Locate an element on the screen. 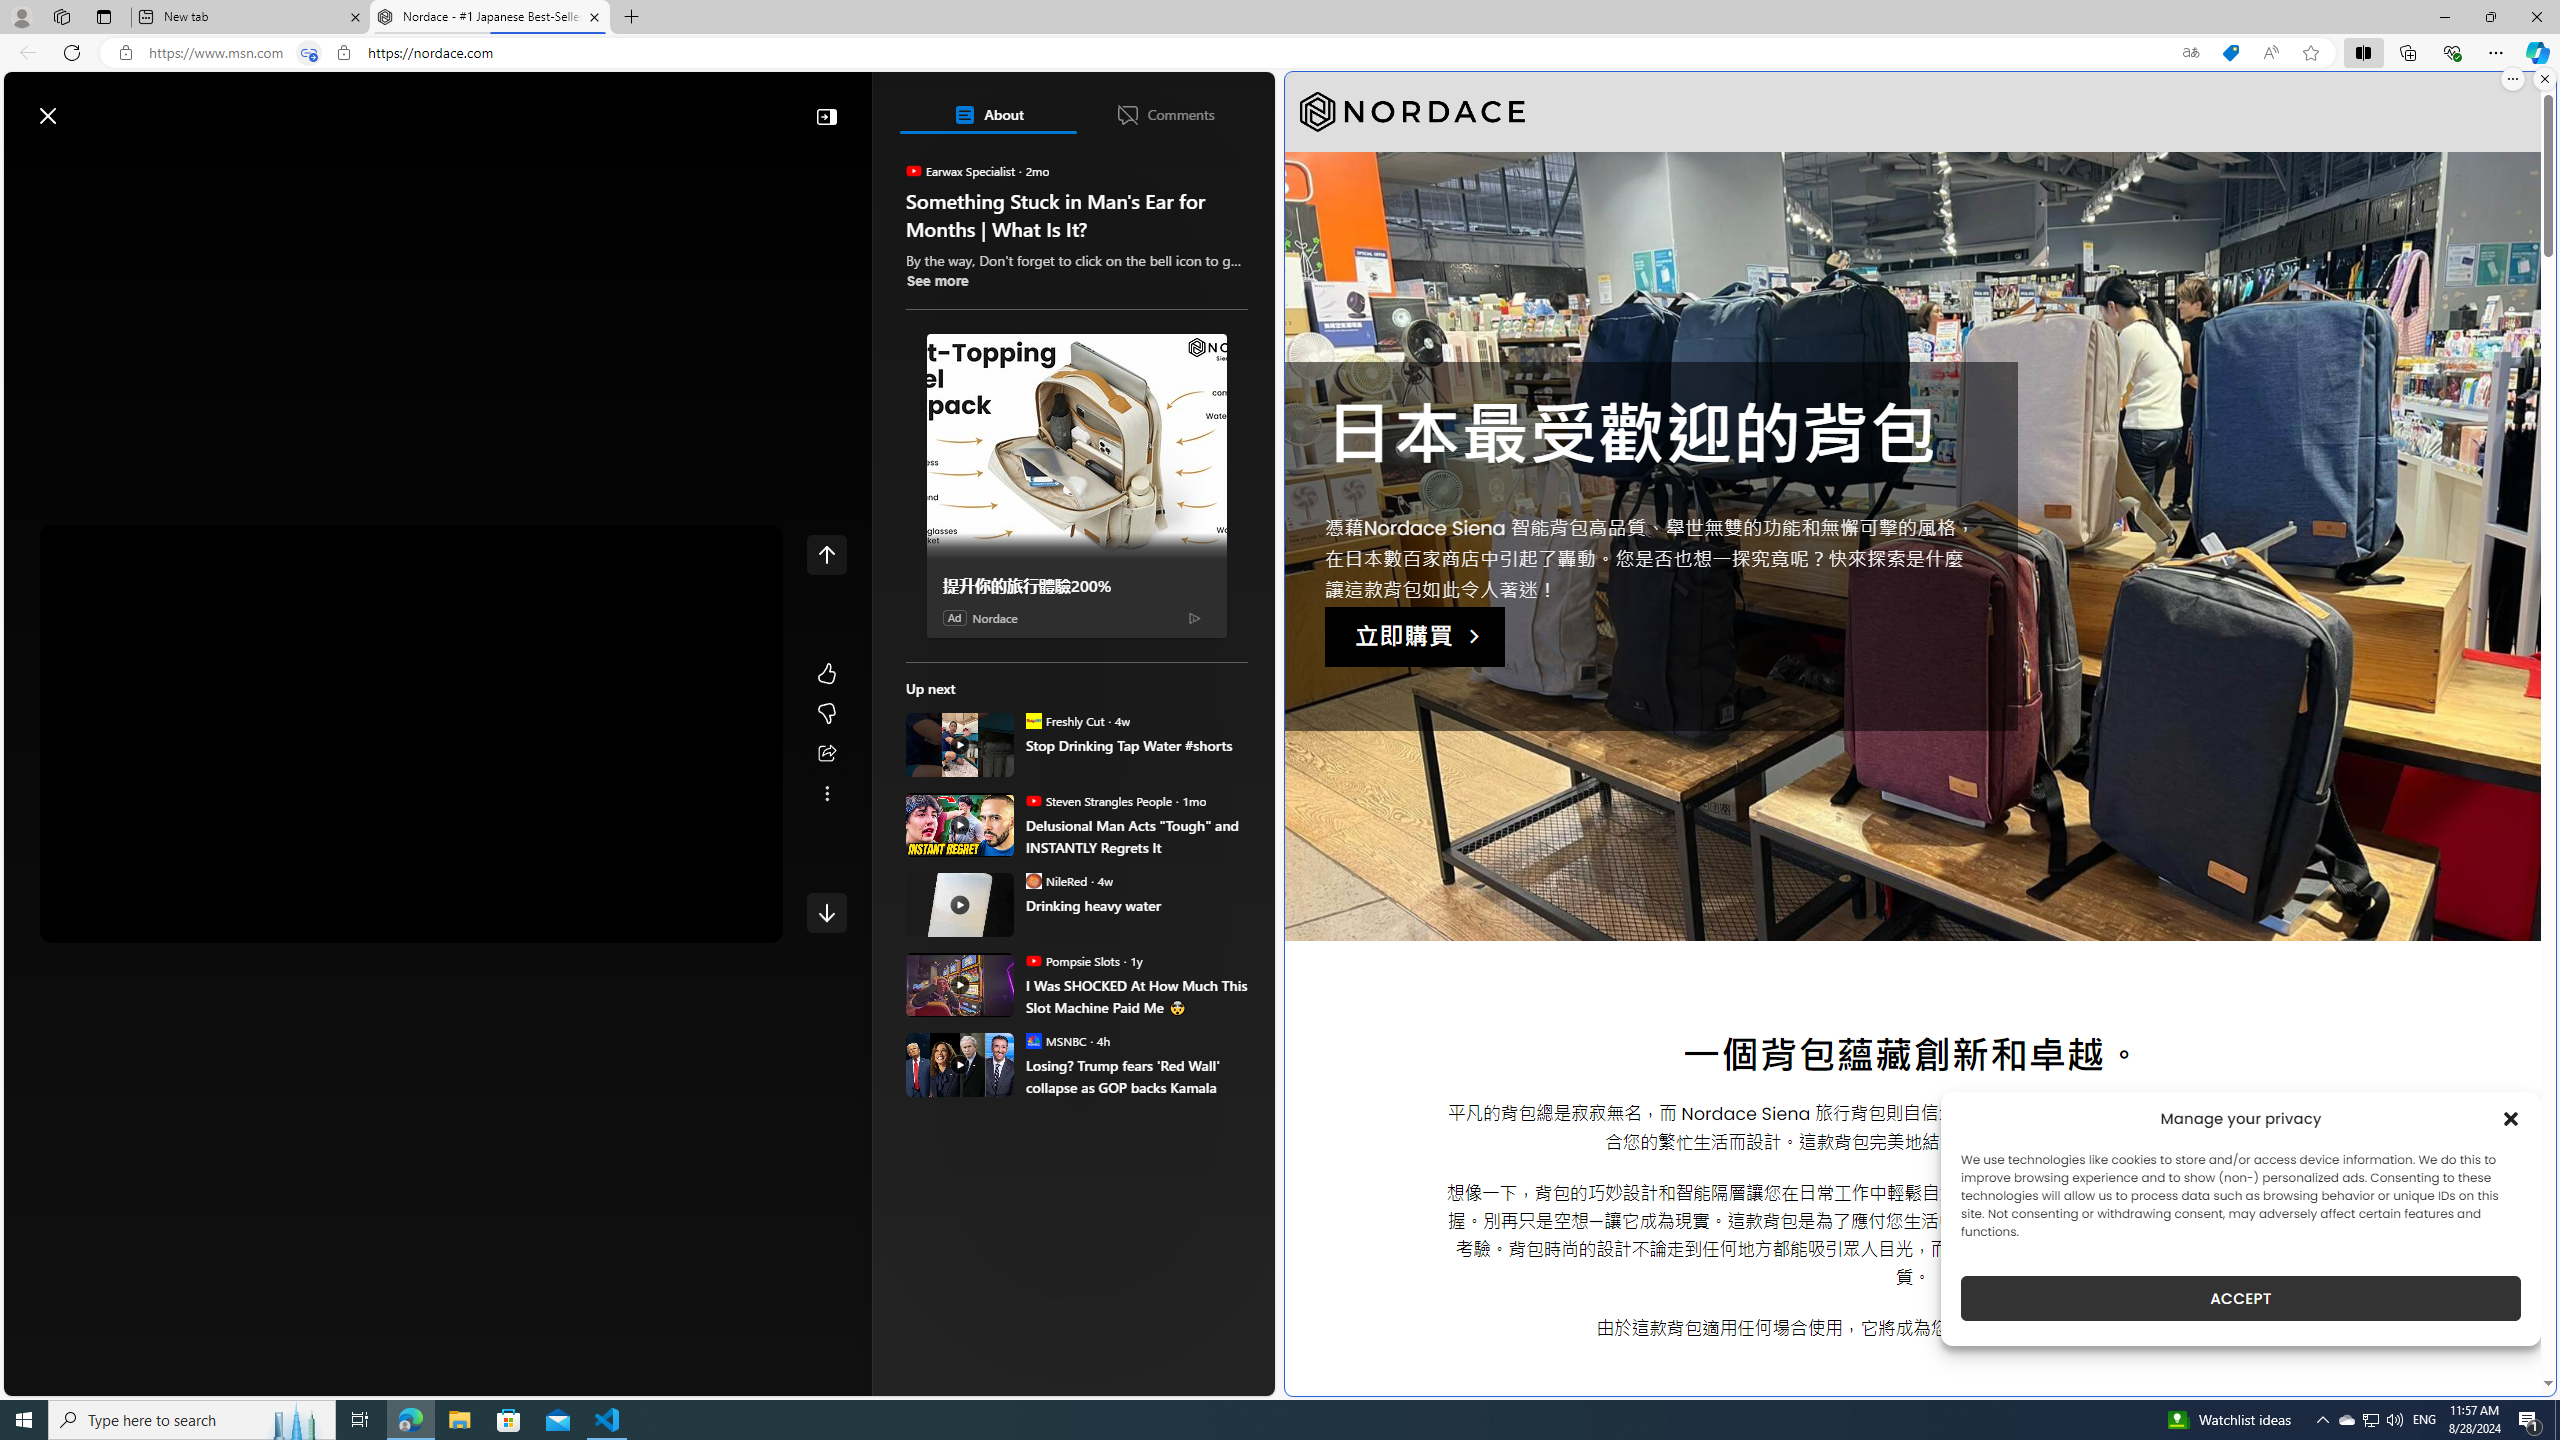 The image size is (2560, 1440). 'NileRed NileRed' is located at coordinates (1055, 880).